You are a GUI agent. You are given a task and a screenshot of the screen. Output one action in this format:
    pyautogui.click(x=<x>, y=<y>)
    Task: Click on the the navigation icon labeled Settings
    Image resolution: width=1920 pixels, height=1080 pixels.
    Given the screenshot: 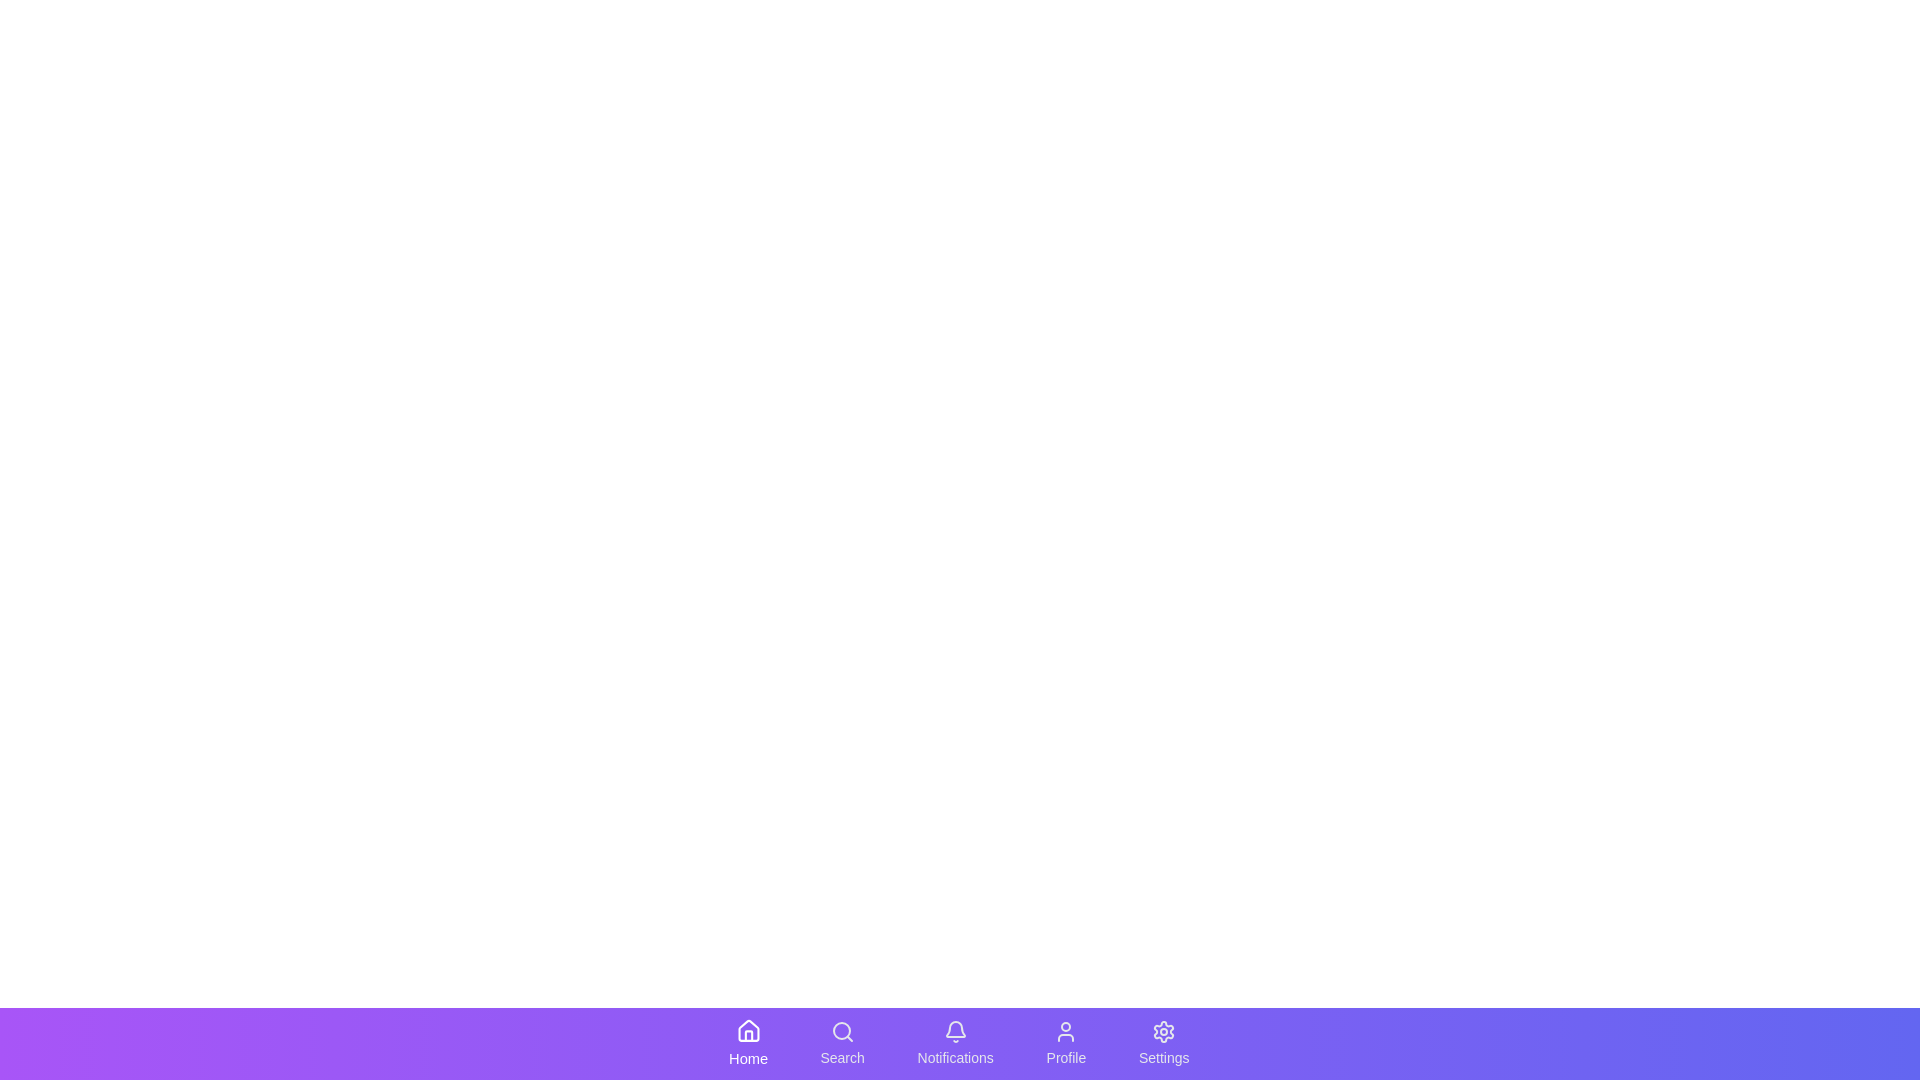 What is the action you would take?
    pyautogui.click(x=1163, y=1043)
    